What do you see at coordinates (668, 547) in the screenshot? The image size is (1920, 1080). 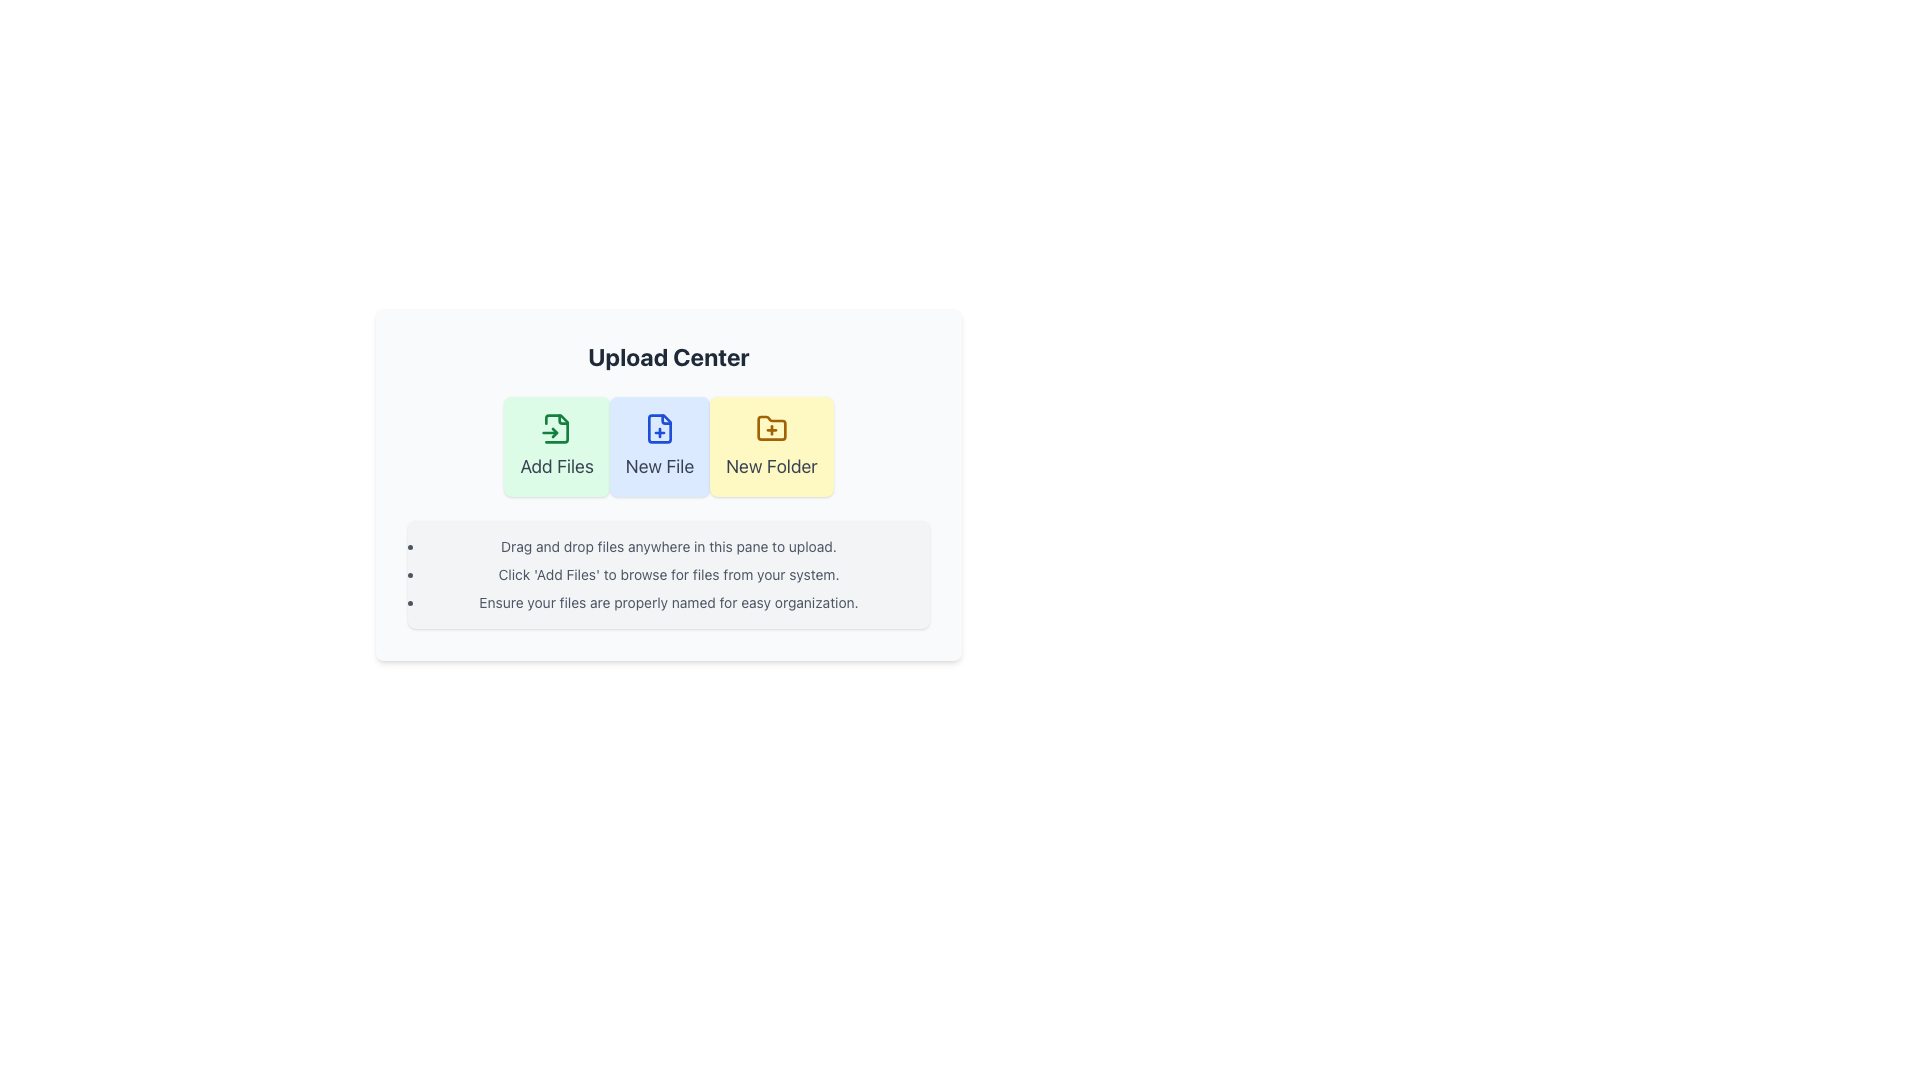 I see `the instructional text that guides users to drag and drop files into the upload pane for copying` at bounding box center [668, 547].